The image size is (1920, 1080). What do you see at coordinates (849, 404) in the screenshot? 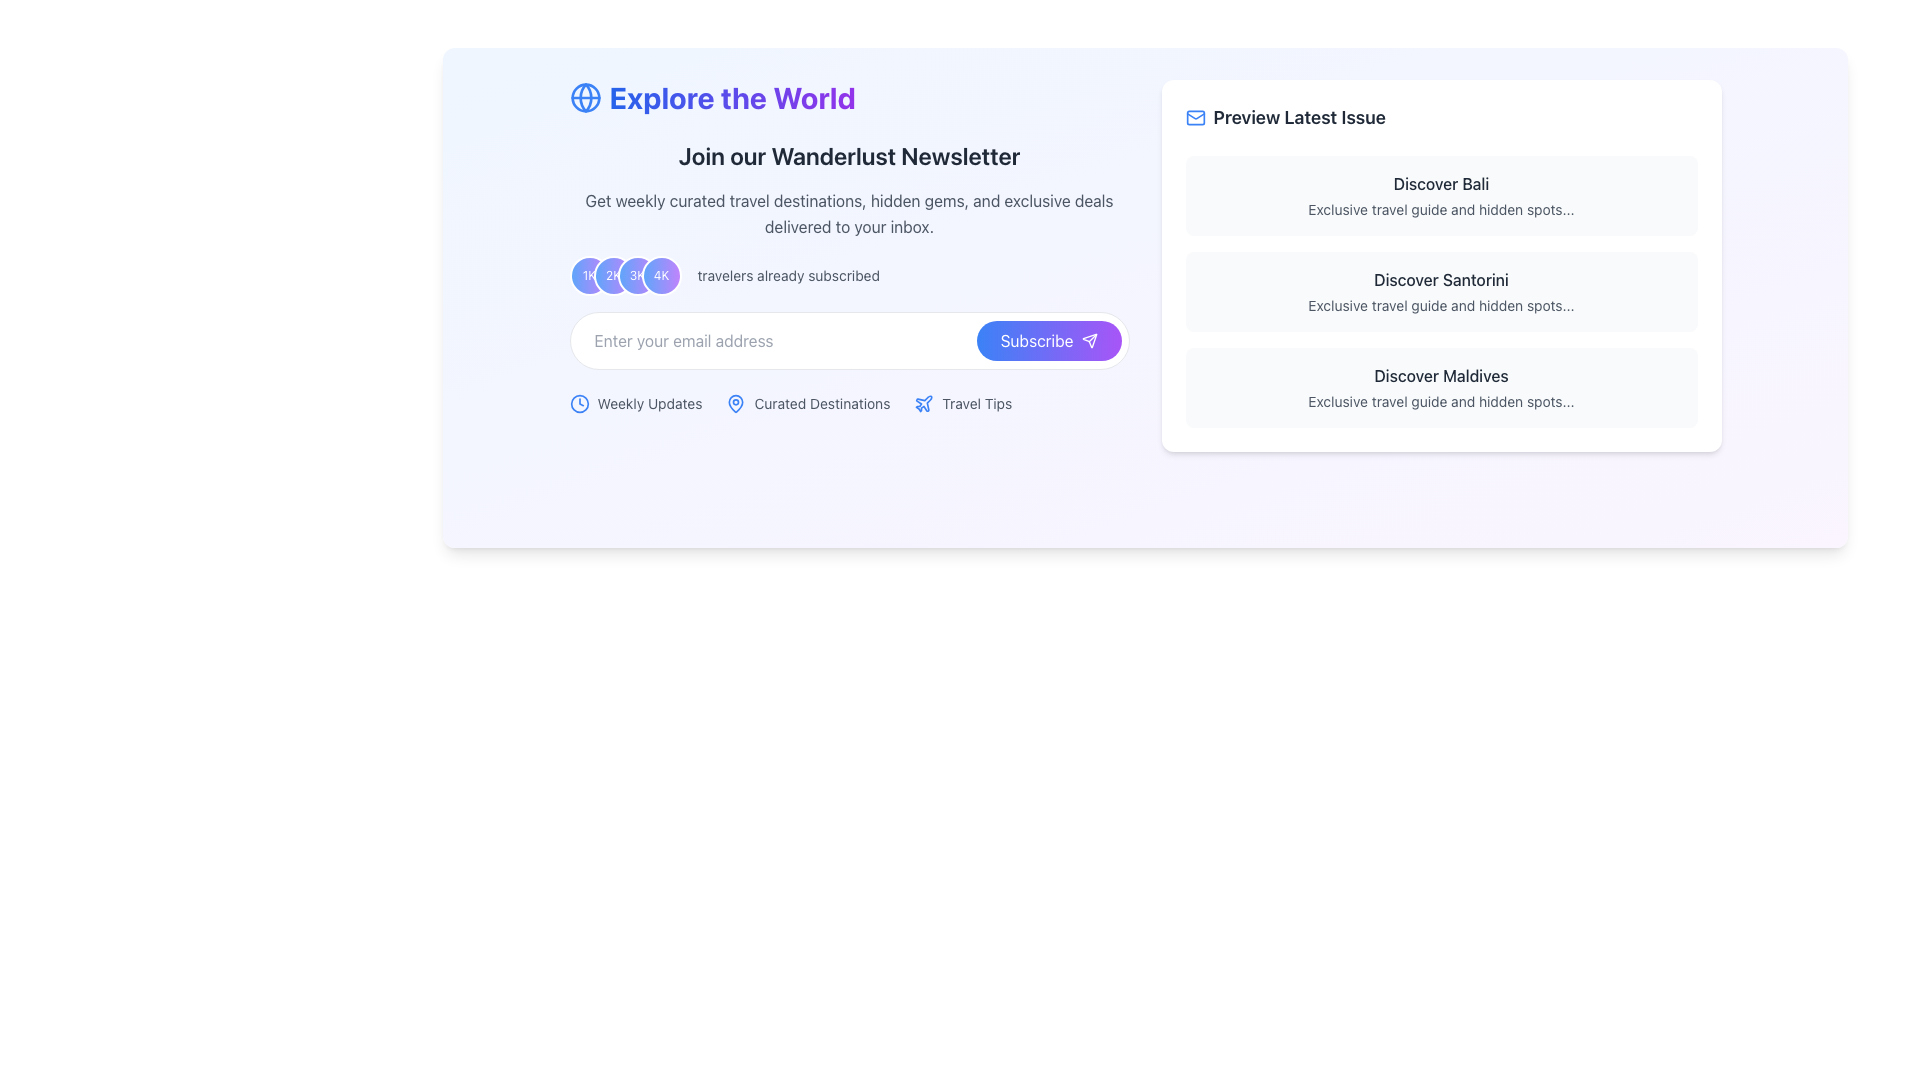
I see `the navigation links section located at the bottom of the subscription panel` at bounding box center [849, 404].